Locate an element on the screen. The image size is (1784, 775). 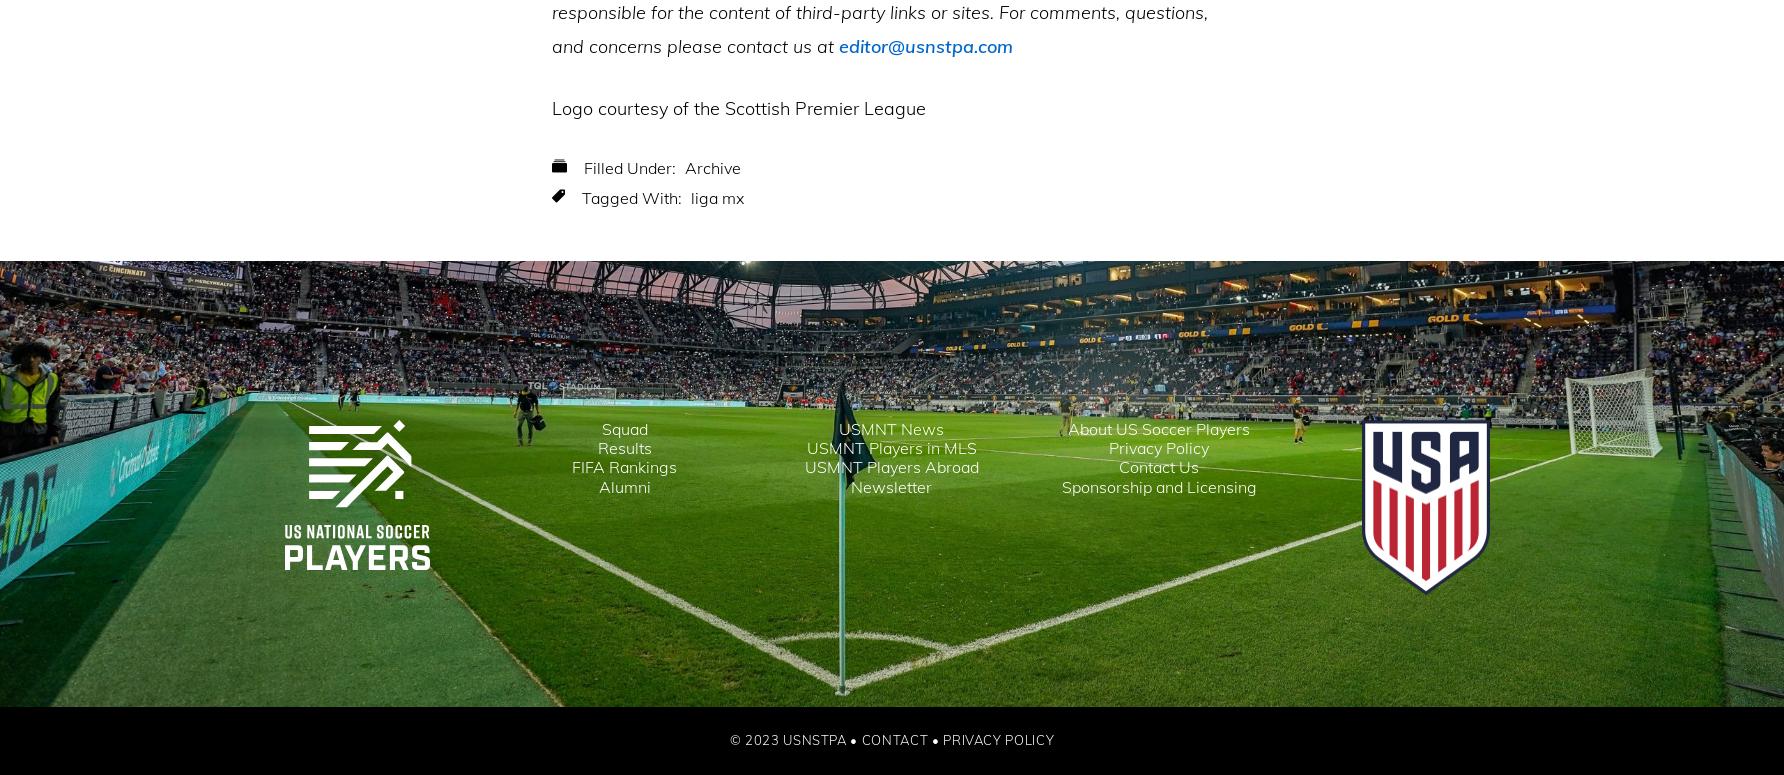
'© 2023 USNSTPA •' is located at coordinates (793, 738).